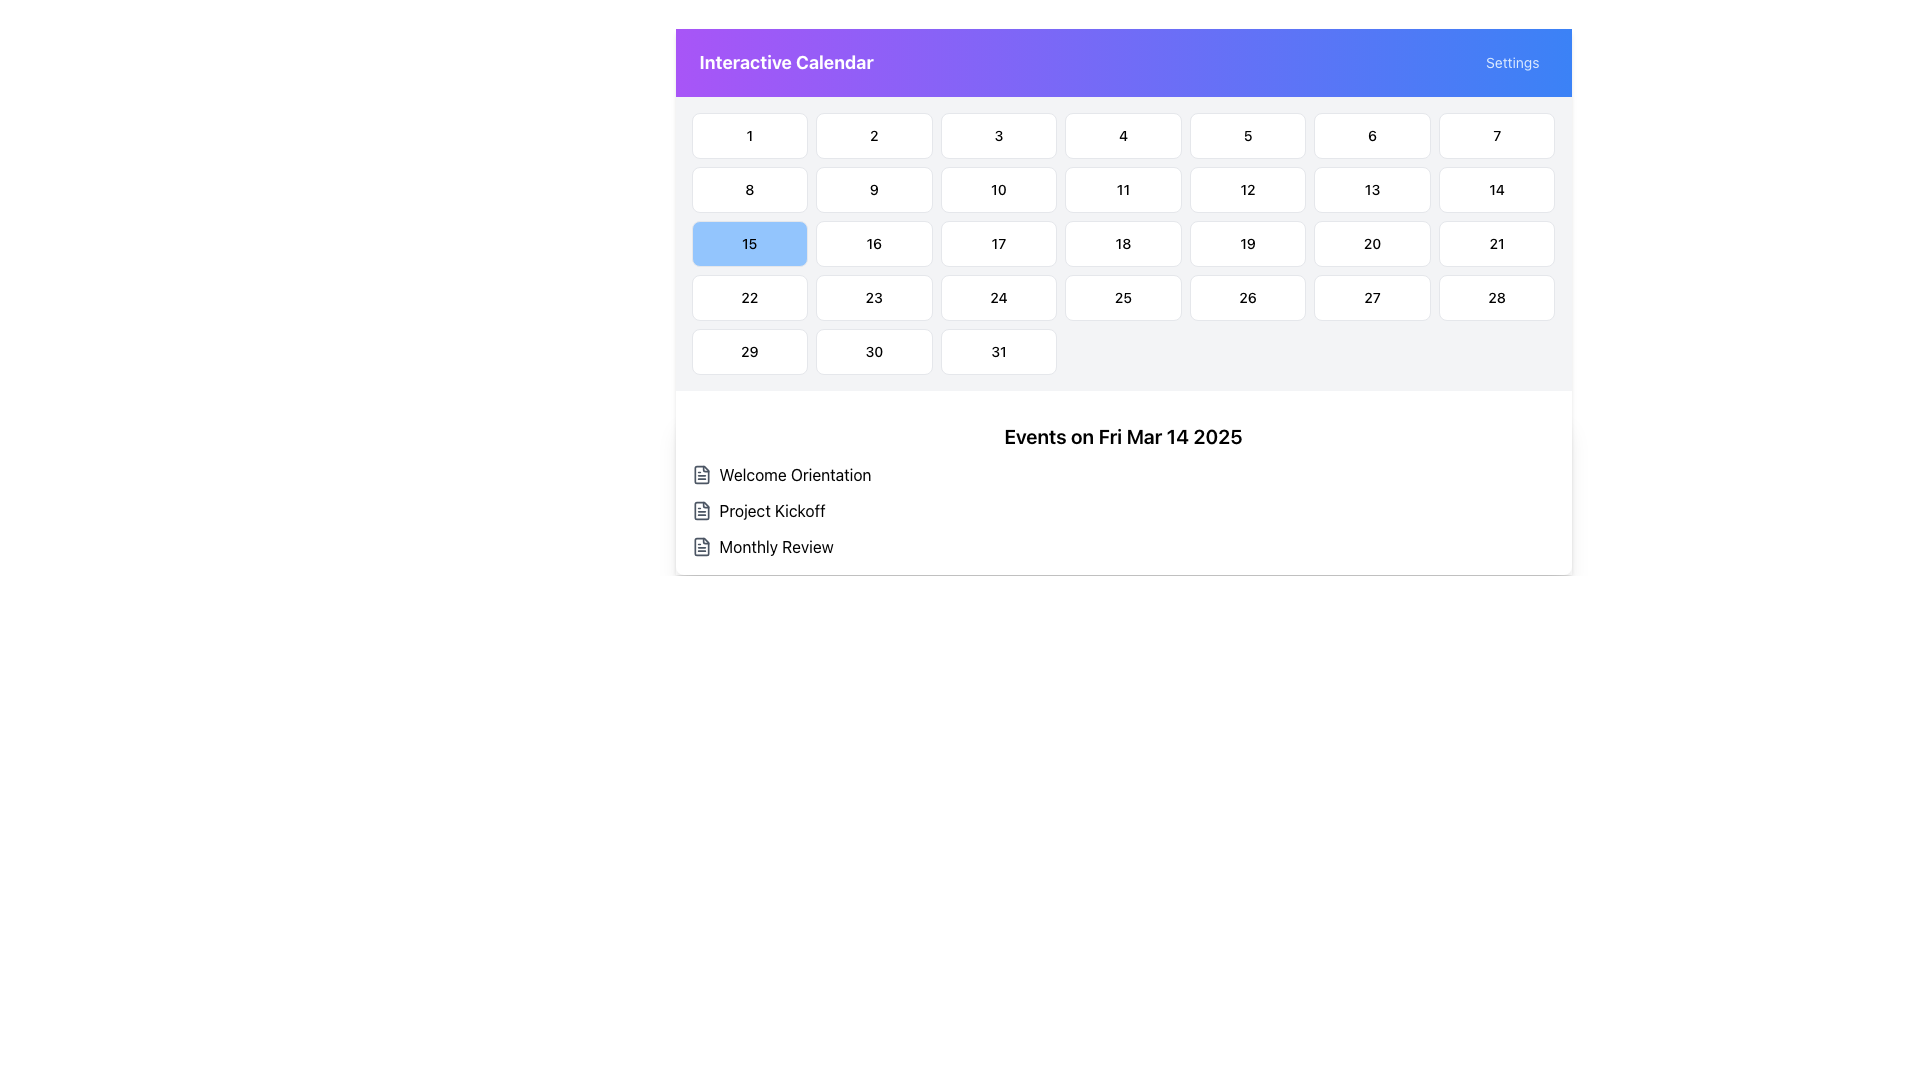 The width and height of the screenshot is (1920, 1080). Describe the element at coordinates (701, 547) in the screenshot. I see `the graphical file icon with rounded edges located to the left of the 'Monthly Review' text in the calendar interface, which is the third entry in the list` at that location.